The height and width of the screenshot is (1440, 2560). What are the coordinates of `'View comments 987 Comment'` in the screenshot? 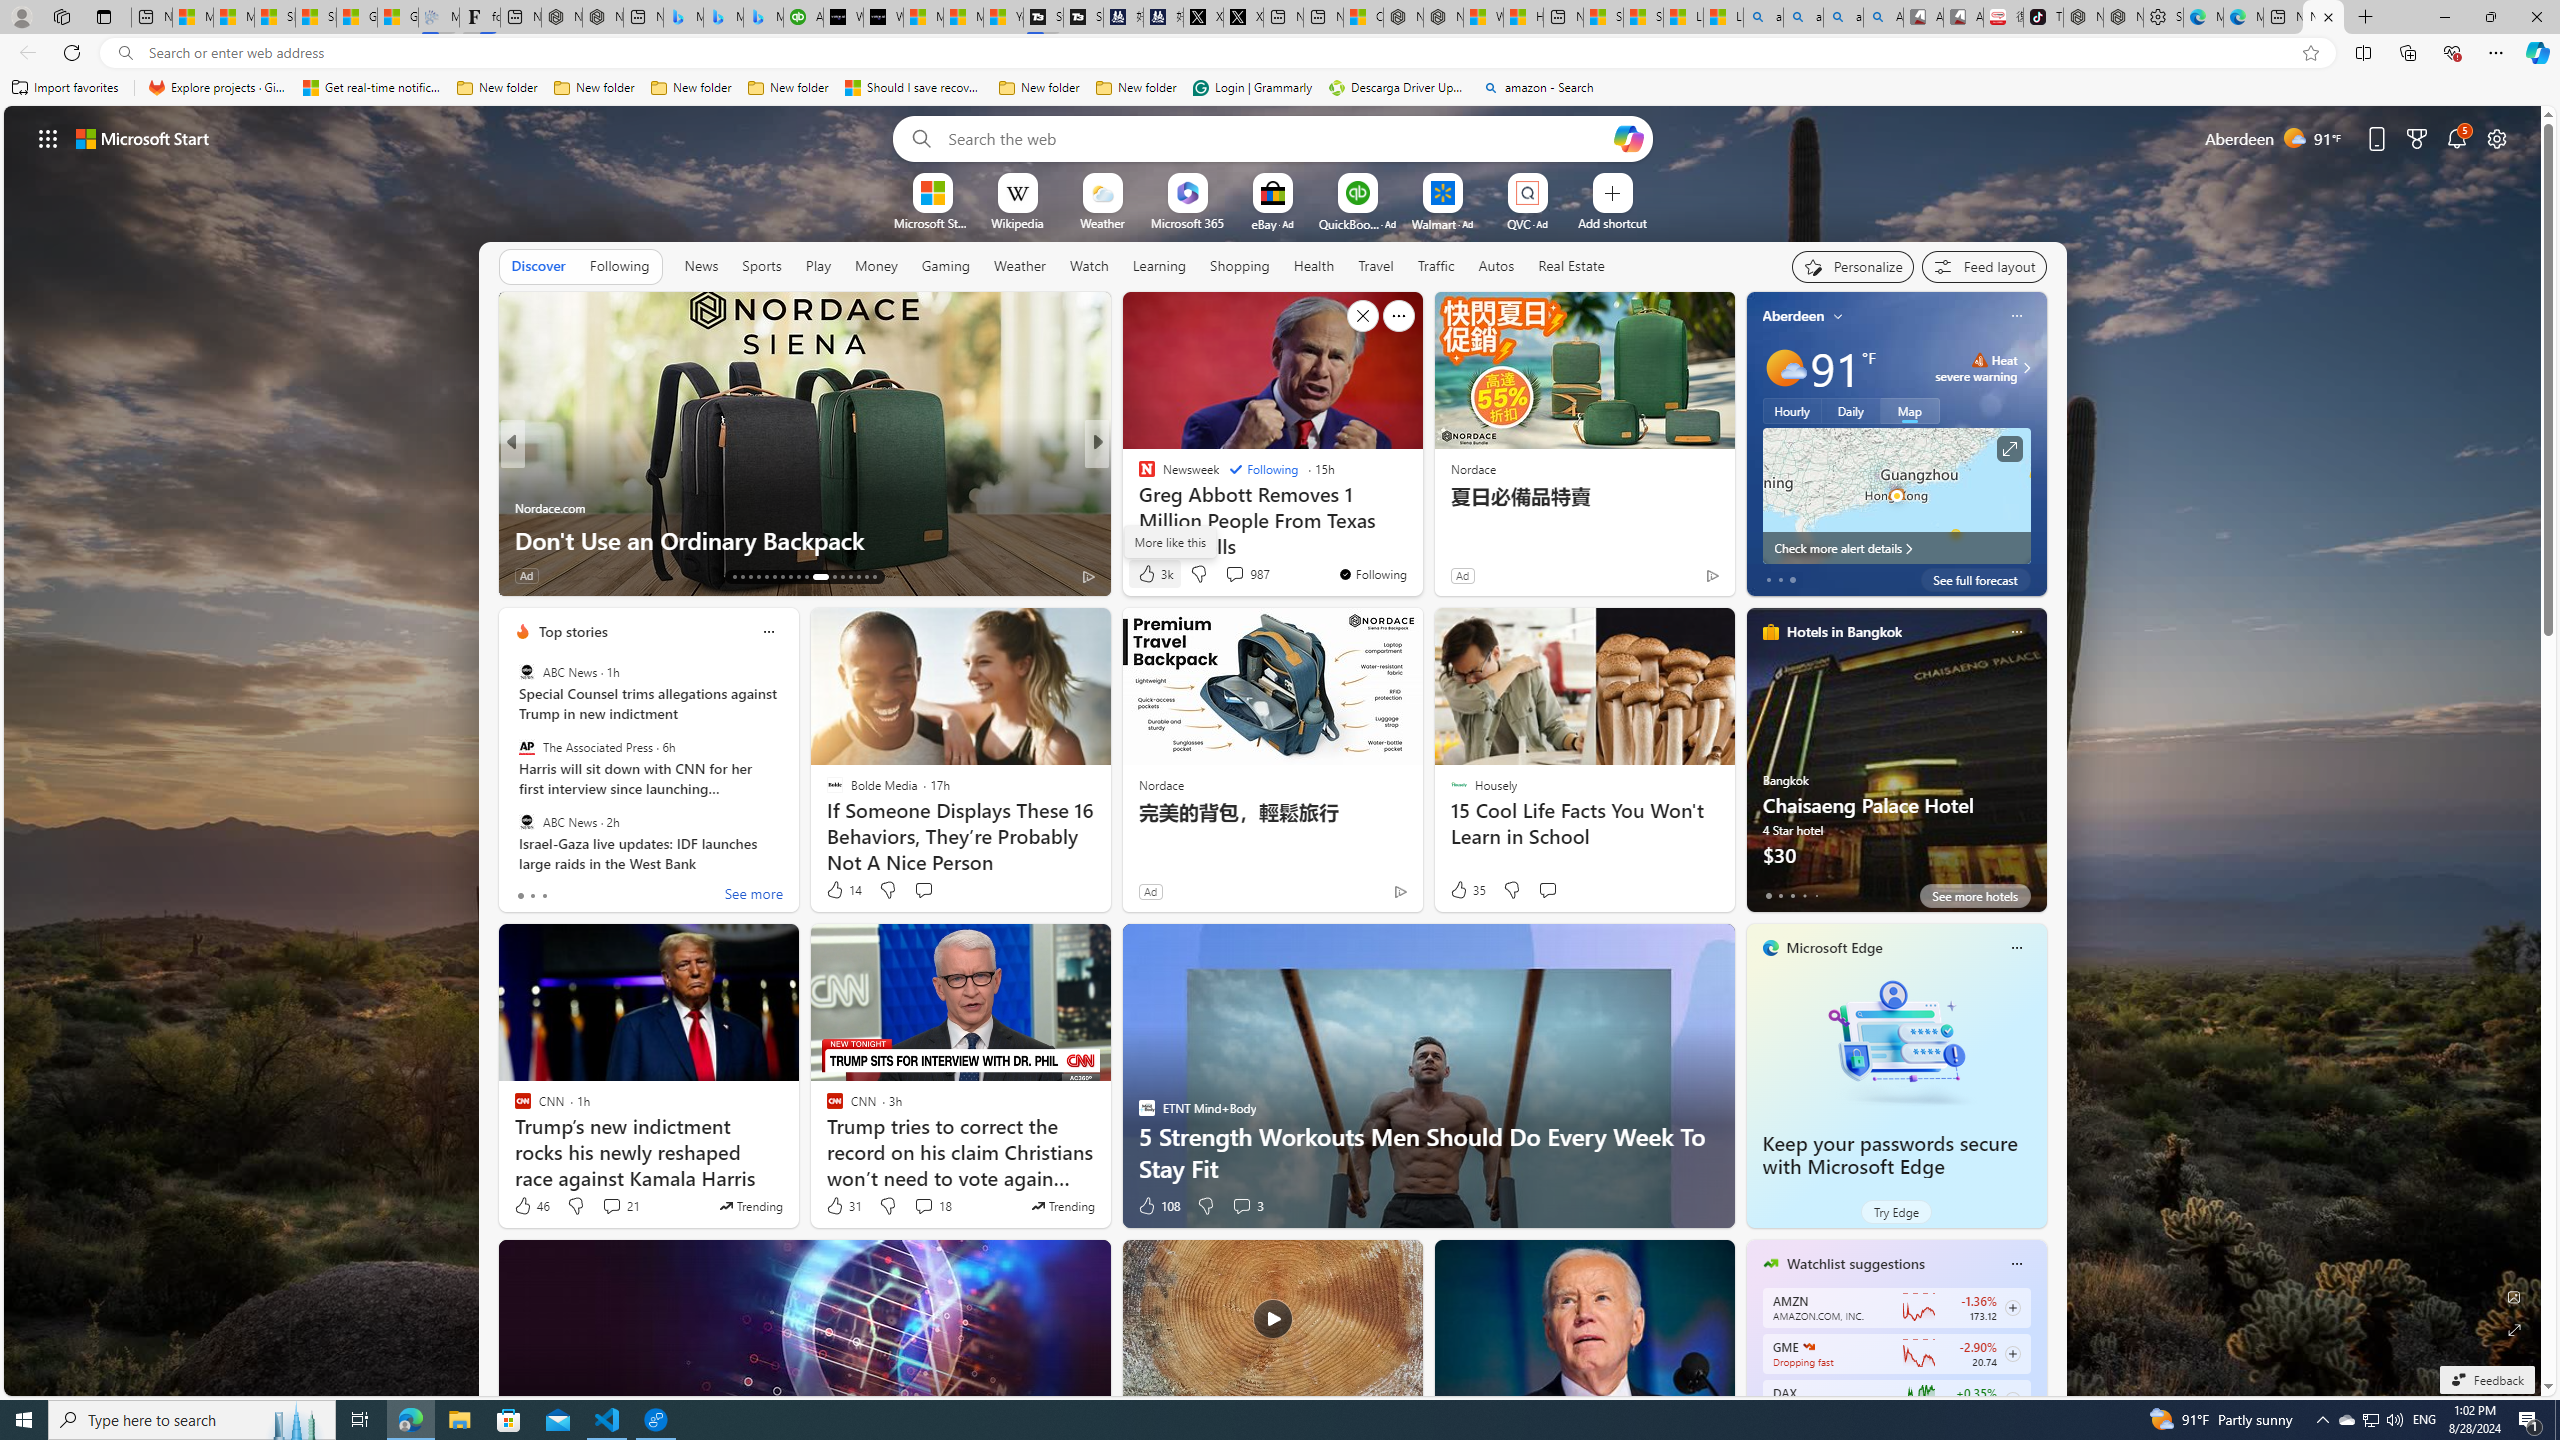 It's located at (1246, 572).